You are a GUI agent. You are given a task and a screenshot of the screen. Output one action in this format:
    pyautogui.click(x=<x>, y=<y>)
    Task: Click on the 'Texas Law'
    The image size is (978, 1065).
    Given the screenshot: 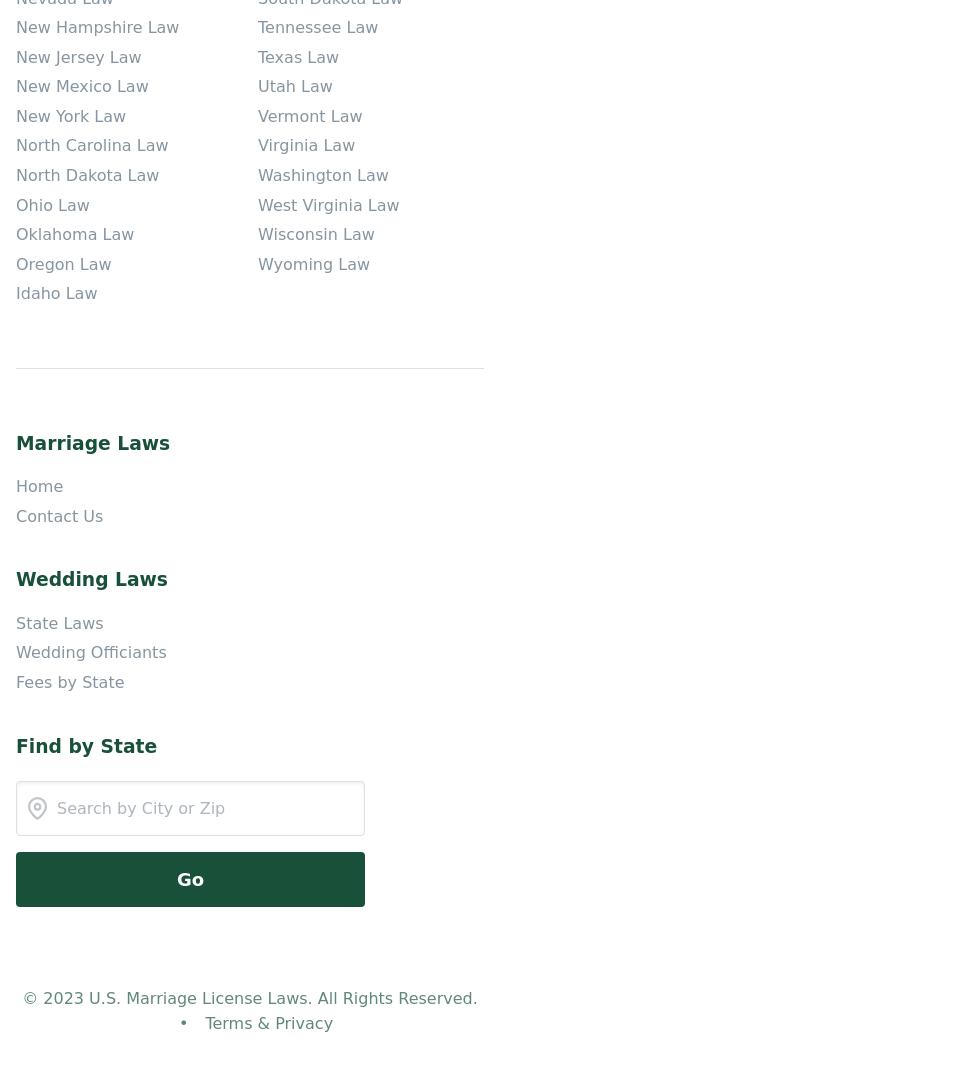 What is the action you would take?
    pyautogui.click(x=256, y=55)
    